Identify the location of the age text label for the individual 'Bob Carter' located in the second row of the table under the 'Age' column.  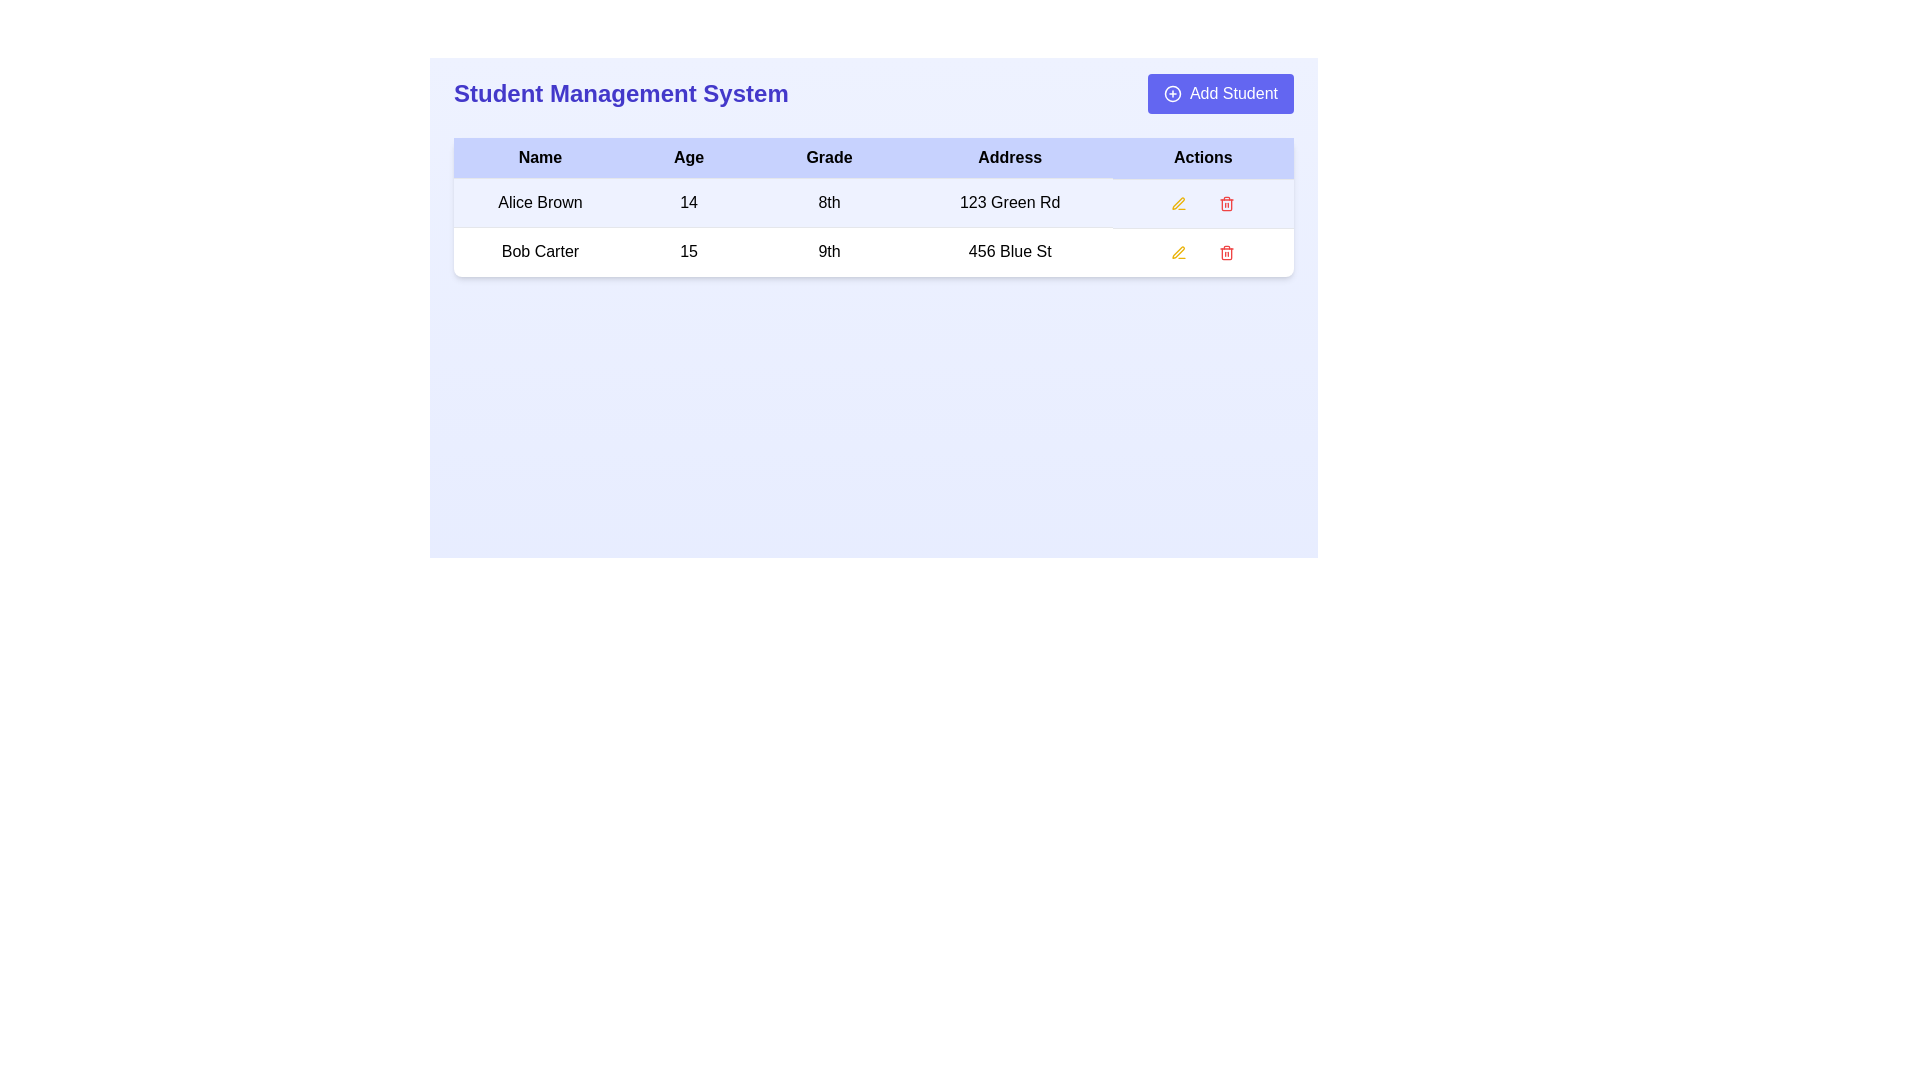
(689, 250).